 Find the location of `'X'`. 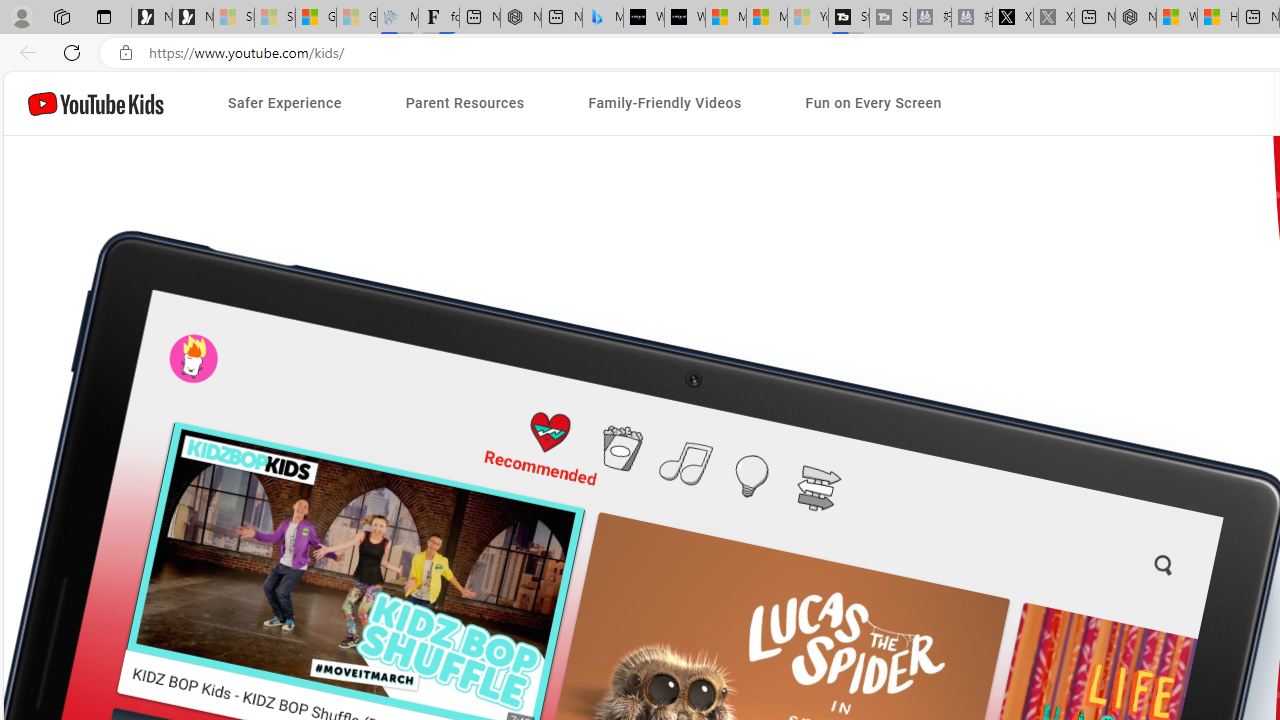

'X' is located at coordinates (1013, 17).